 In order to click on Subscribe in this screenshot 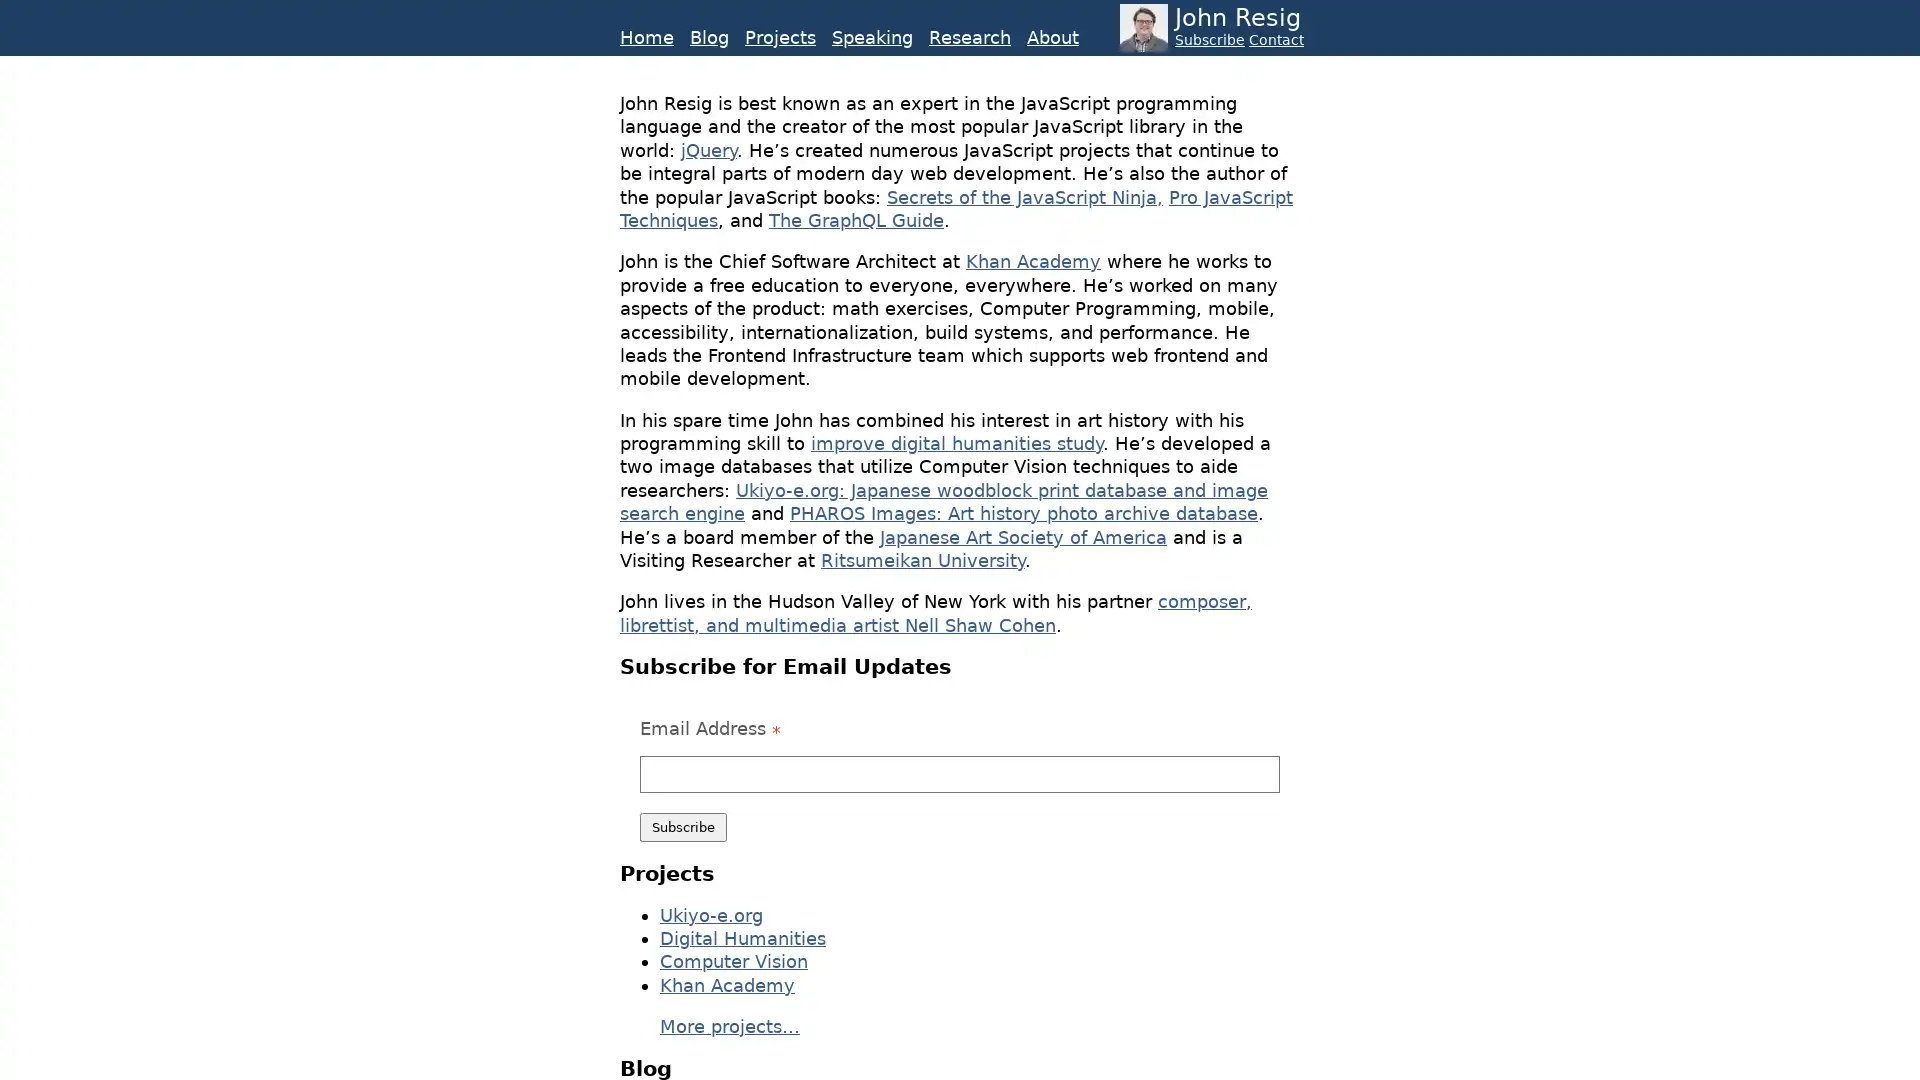, I will do `click(683, 827)`.